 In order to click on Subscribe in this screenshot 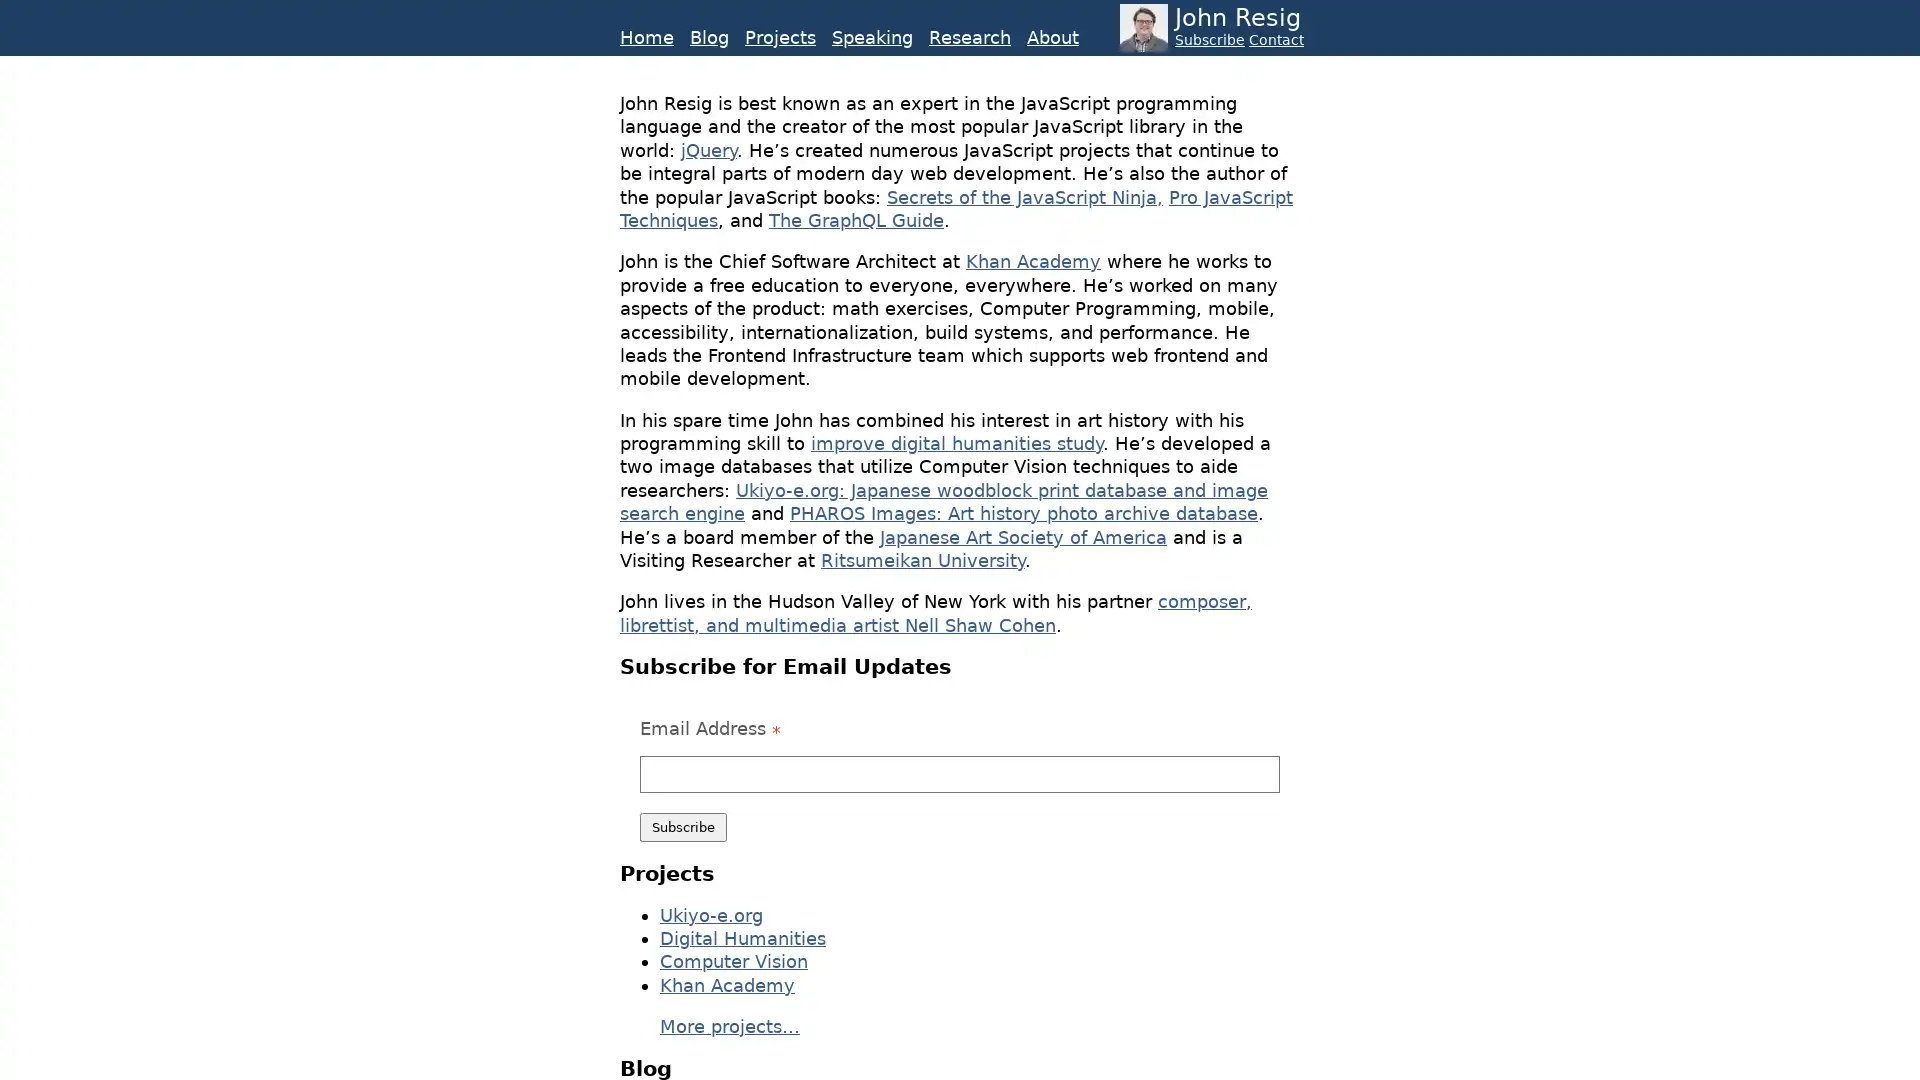, I will do `click(683, 827)`.